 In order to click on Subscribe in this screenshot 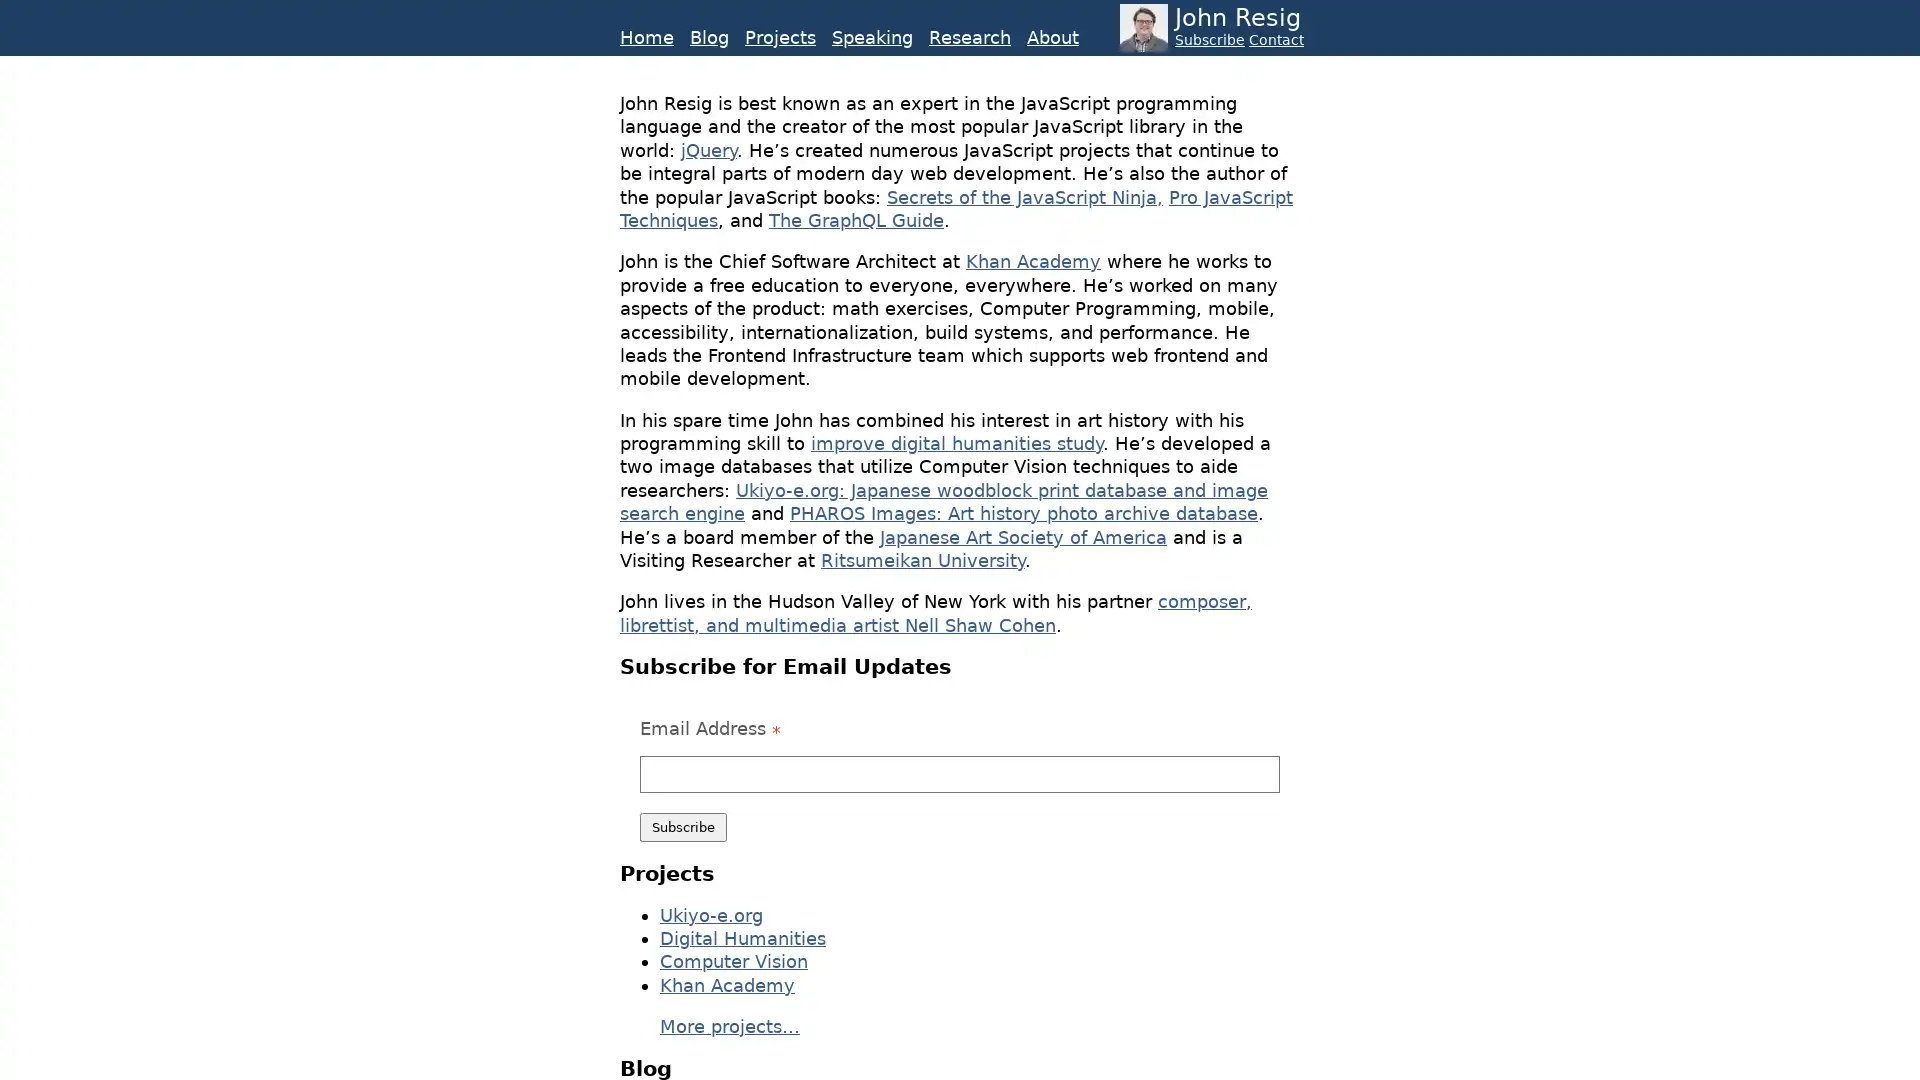, I will do `click(683, 827)`.